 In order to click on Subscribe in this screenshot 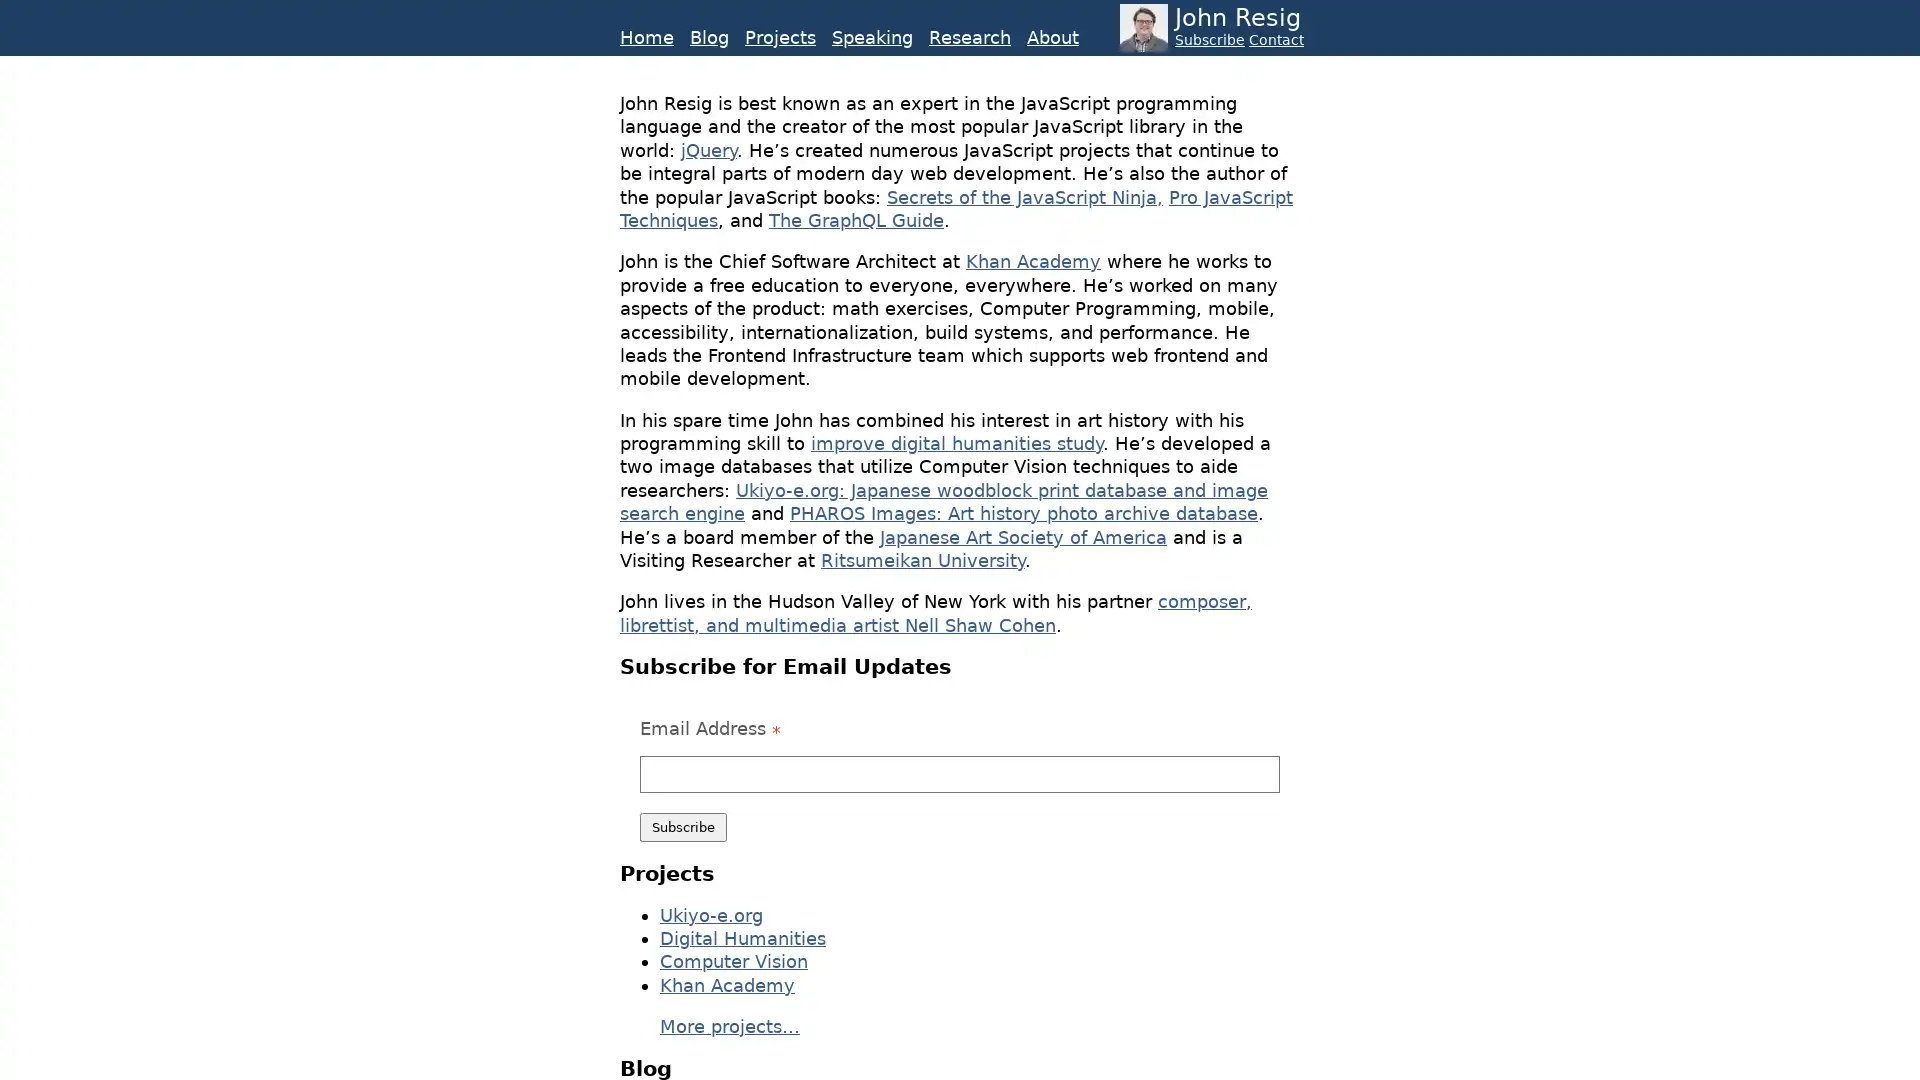, I will do `click(683, 827)`.